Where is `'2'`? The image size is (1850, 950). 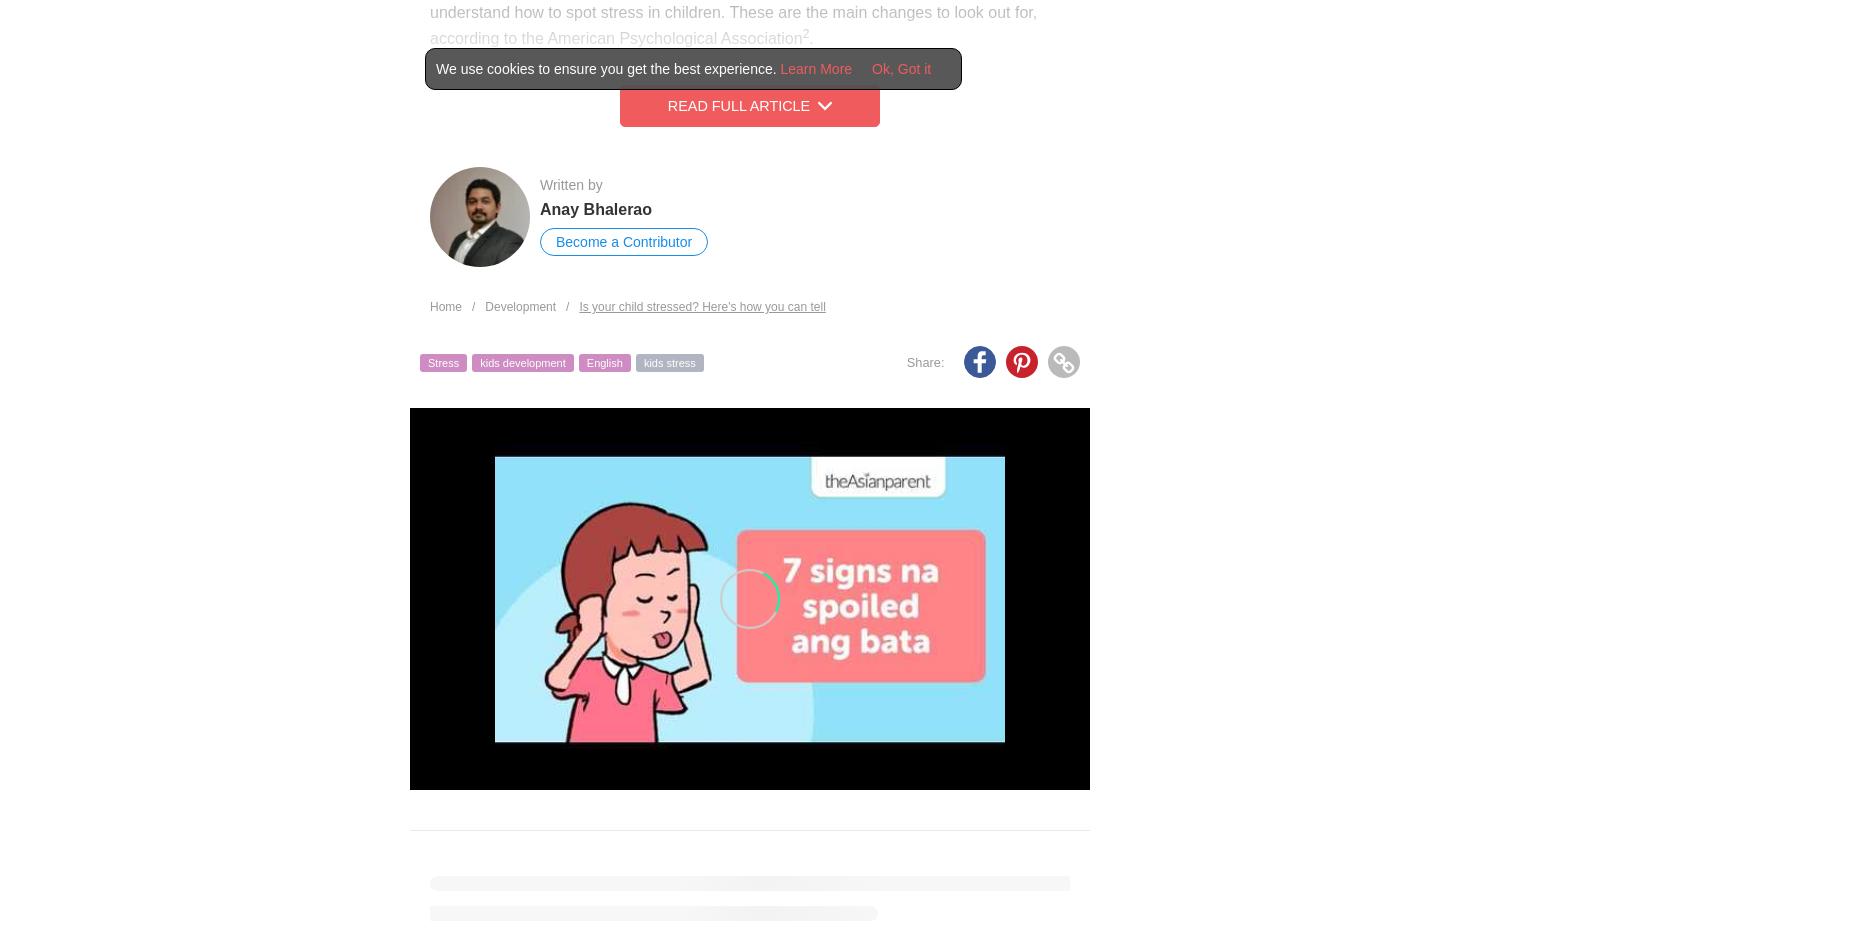 '2' is located at coordinates (801, 32).